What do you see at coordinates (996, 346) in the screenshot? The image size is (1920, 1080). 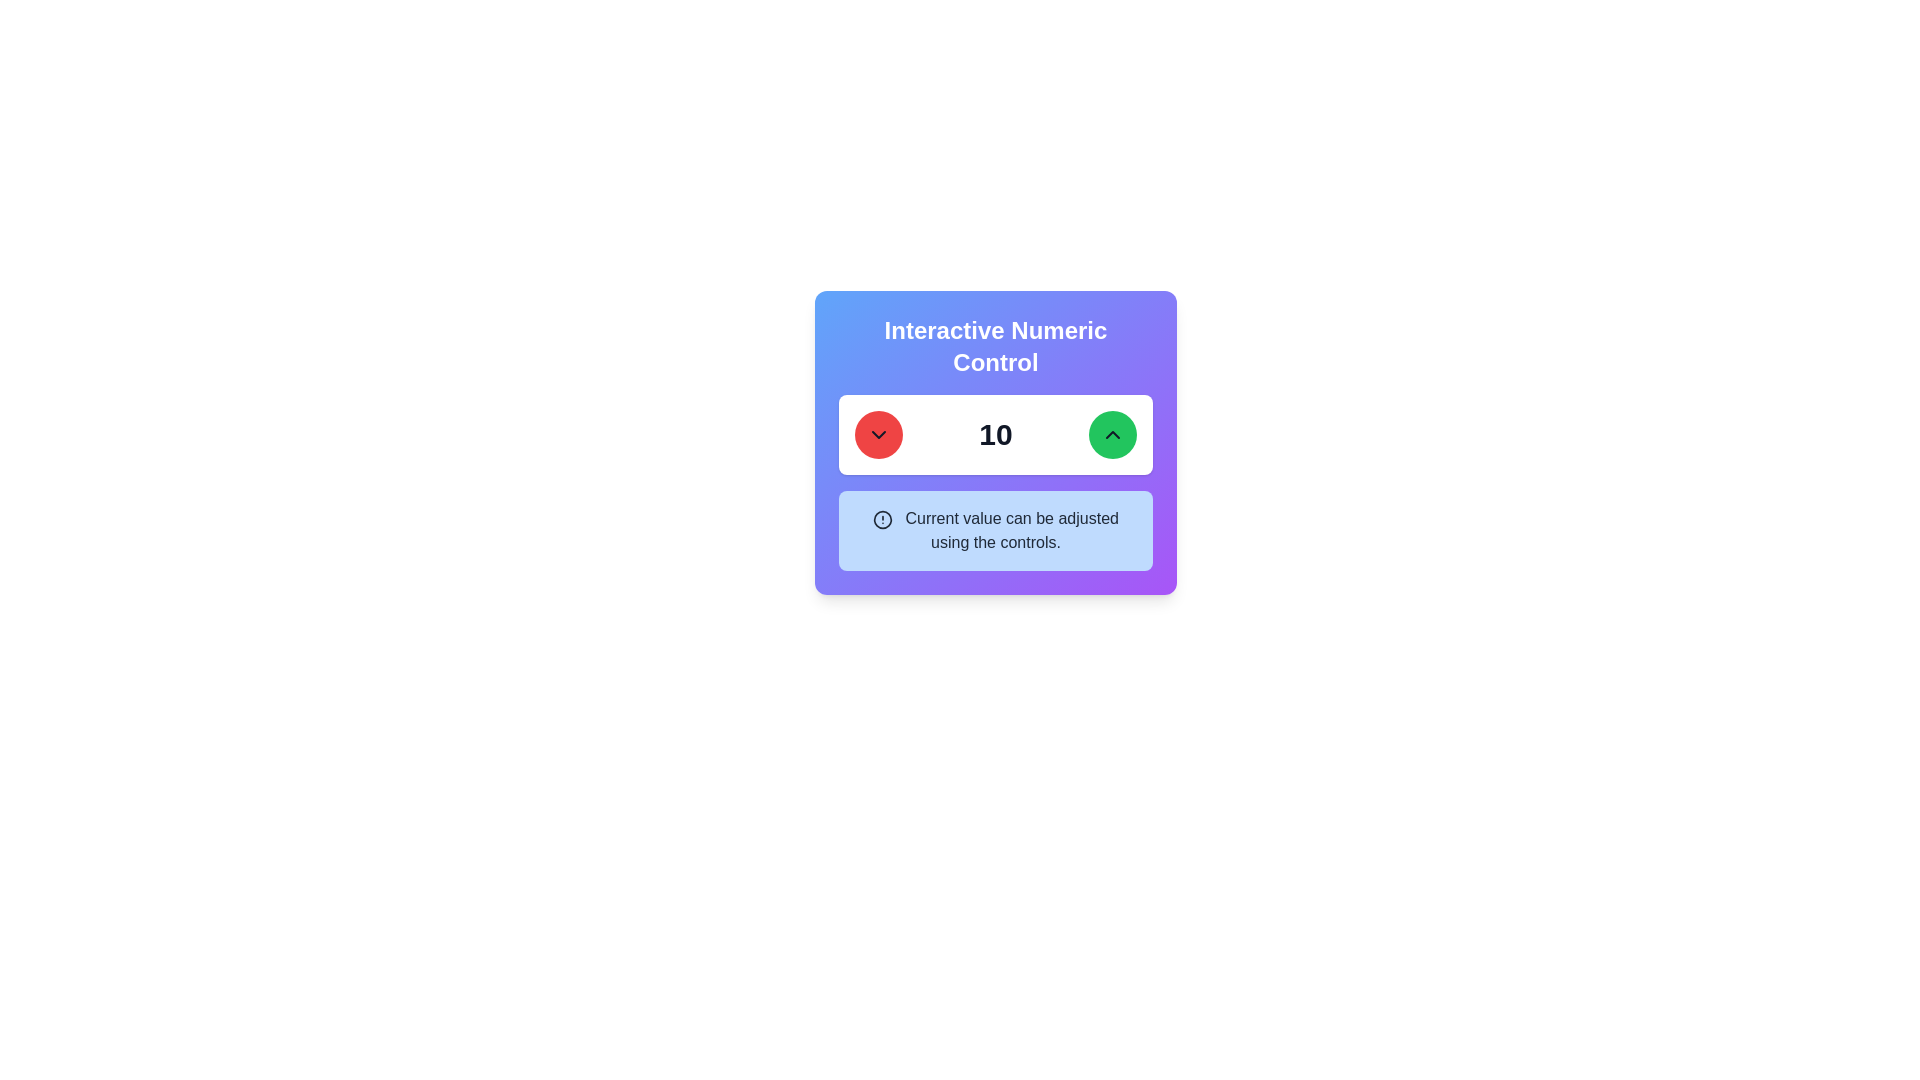 I see `the bold, centered text label reading 'Interactive Numeric Control' that is styled with a larger font size and stands out in a colorful gradient background` at bounding box center [996, 346].